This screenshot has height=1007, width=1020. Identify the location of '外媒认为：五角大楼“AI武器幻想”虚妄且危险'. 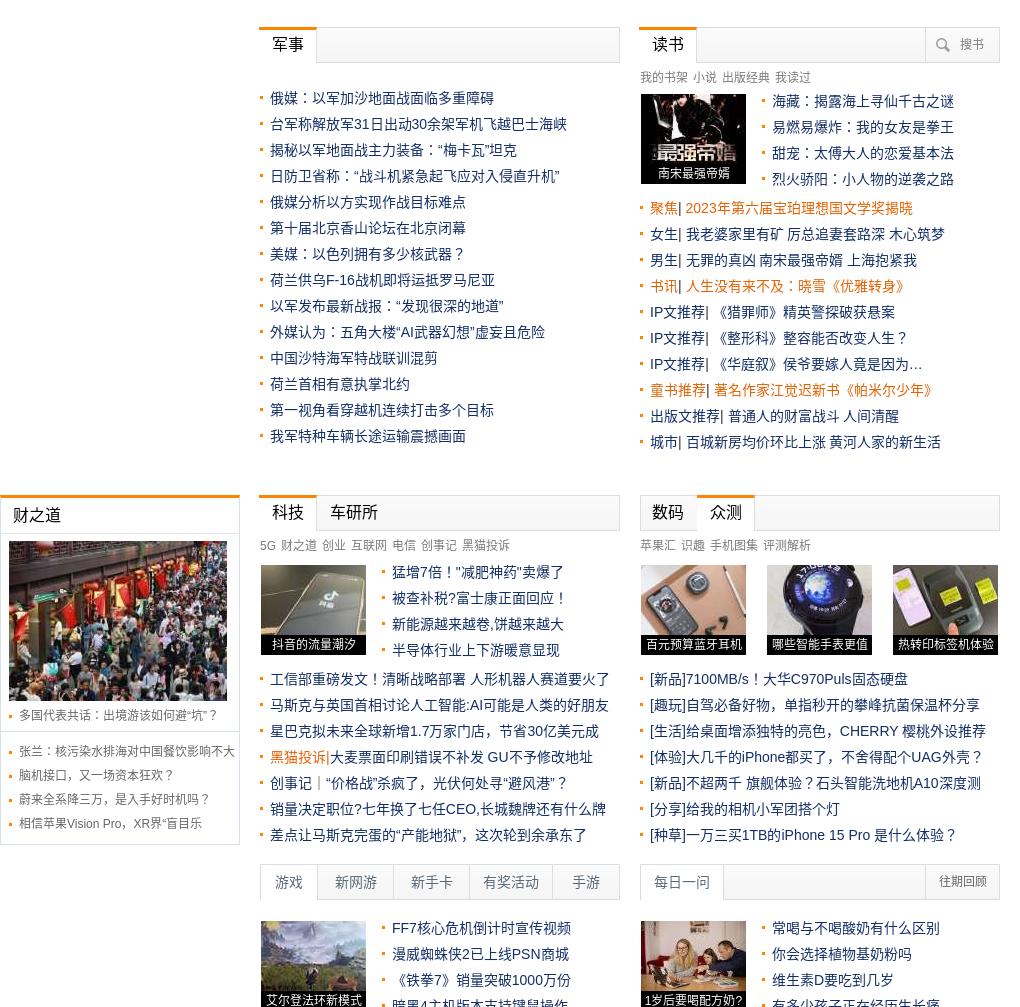
(406, 332).